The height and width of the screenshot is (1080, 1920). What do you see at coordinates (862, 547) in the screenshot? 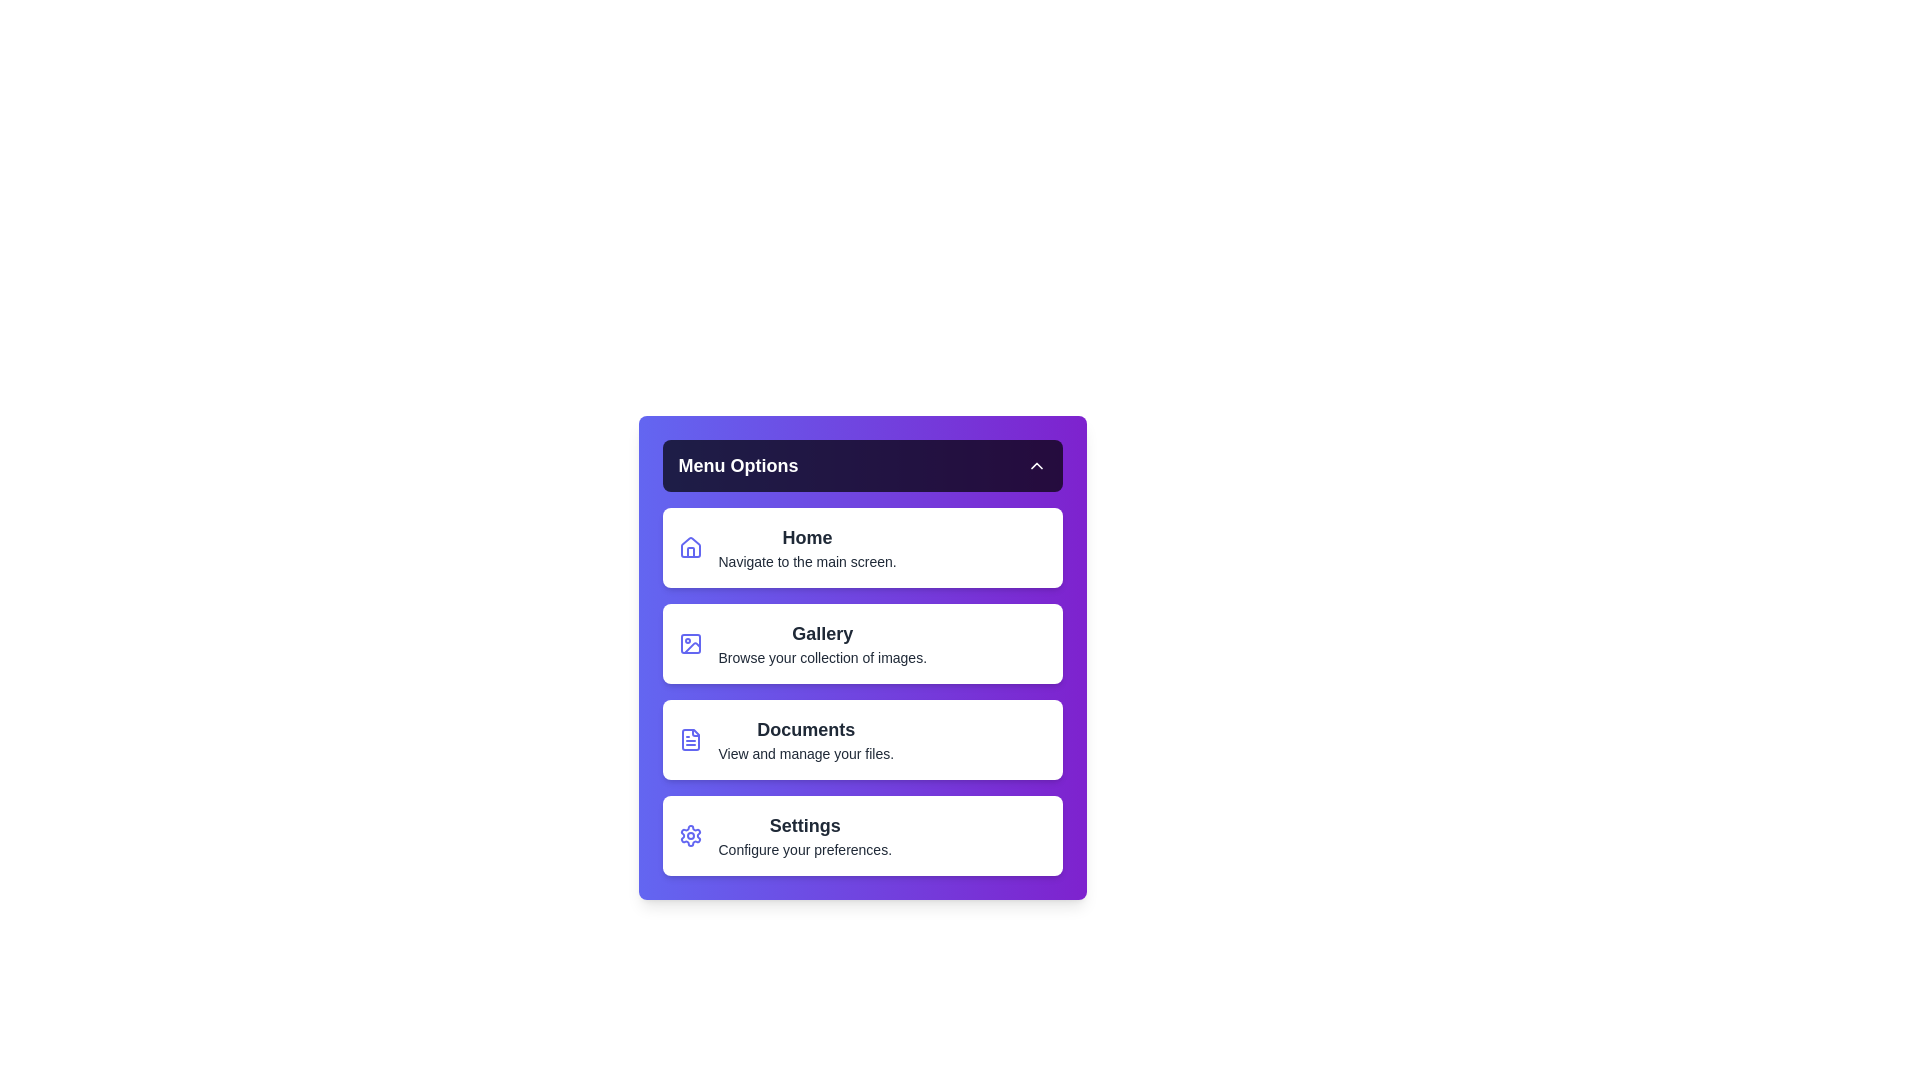
I see `the menu item Home to observe visual changes` at bounding box center [862, 547].